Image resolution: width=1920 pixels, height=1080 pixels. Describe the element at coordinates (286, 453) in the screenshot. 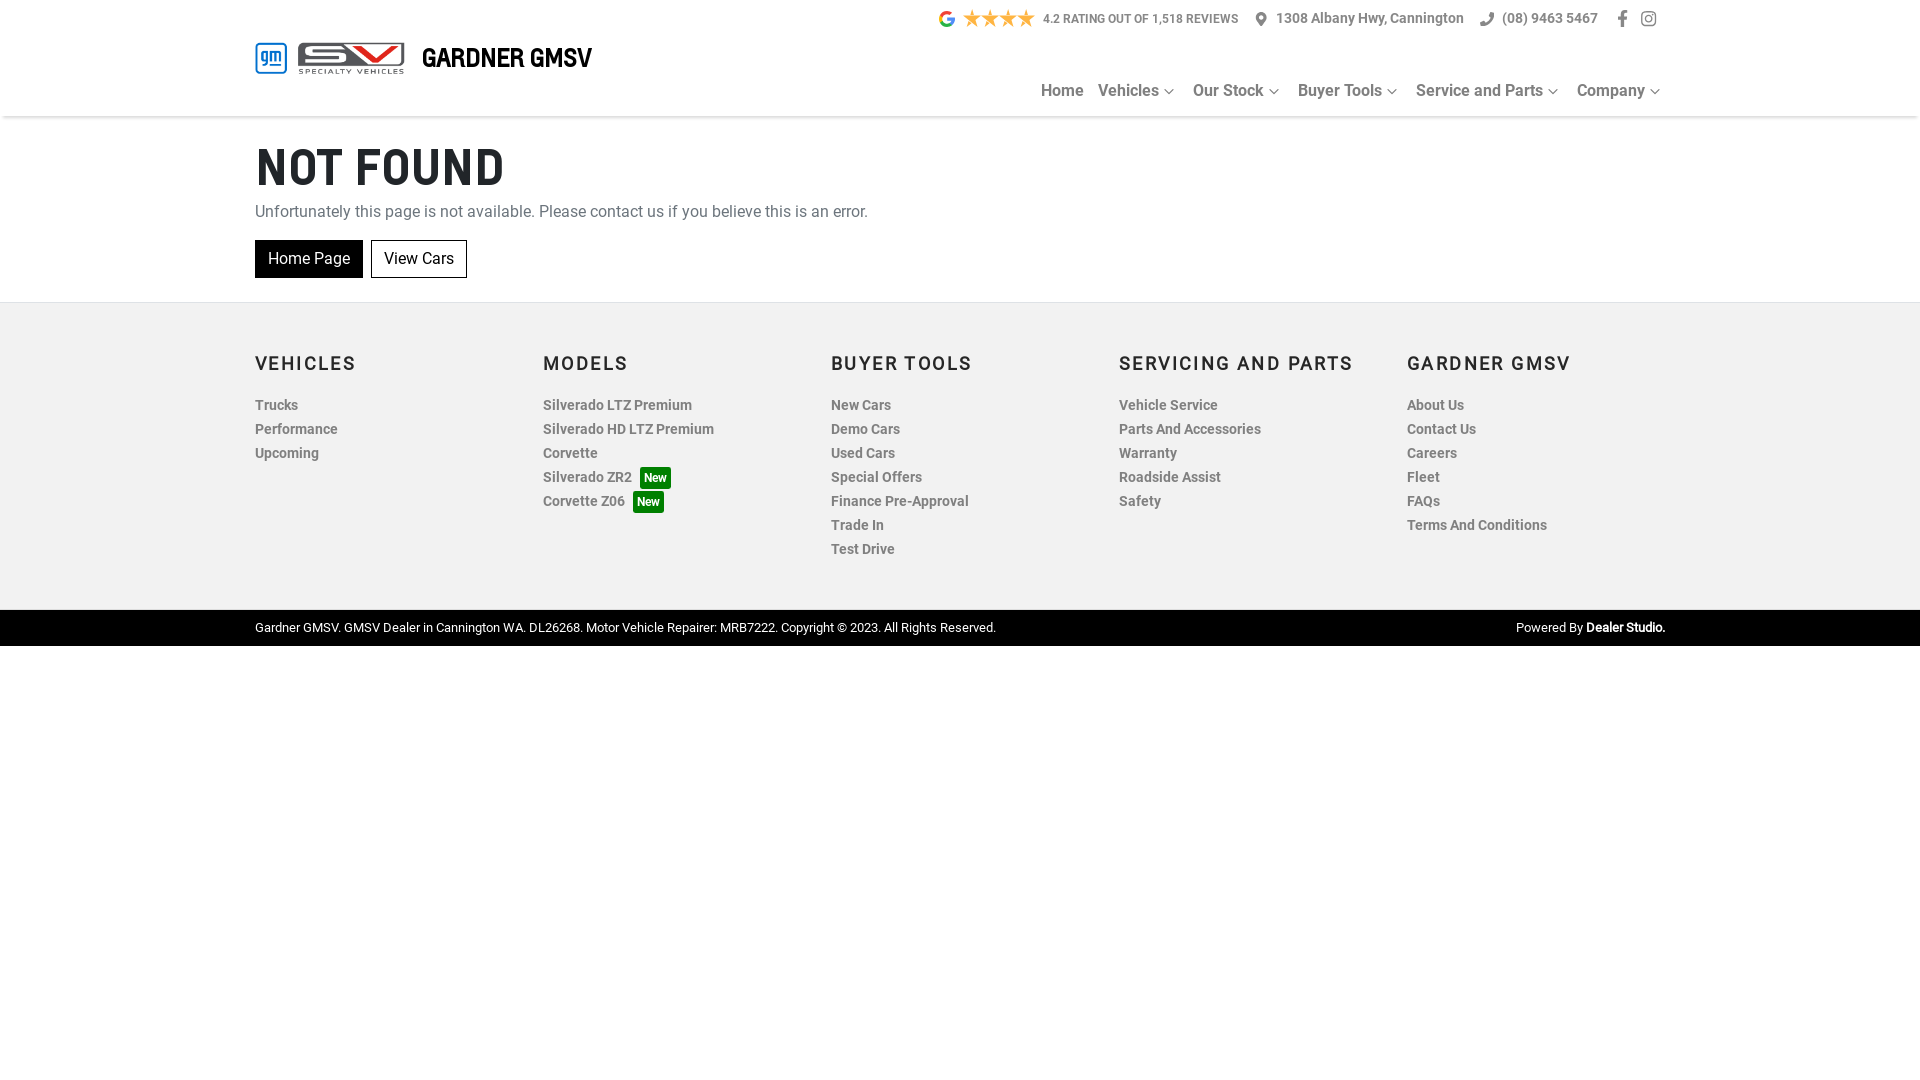

I see `'Upcoming'` at that location.